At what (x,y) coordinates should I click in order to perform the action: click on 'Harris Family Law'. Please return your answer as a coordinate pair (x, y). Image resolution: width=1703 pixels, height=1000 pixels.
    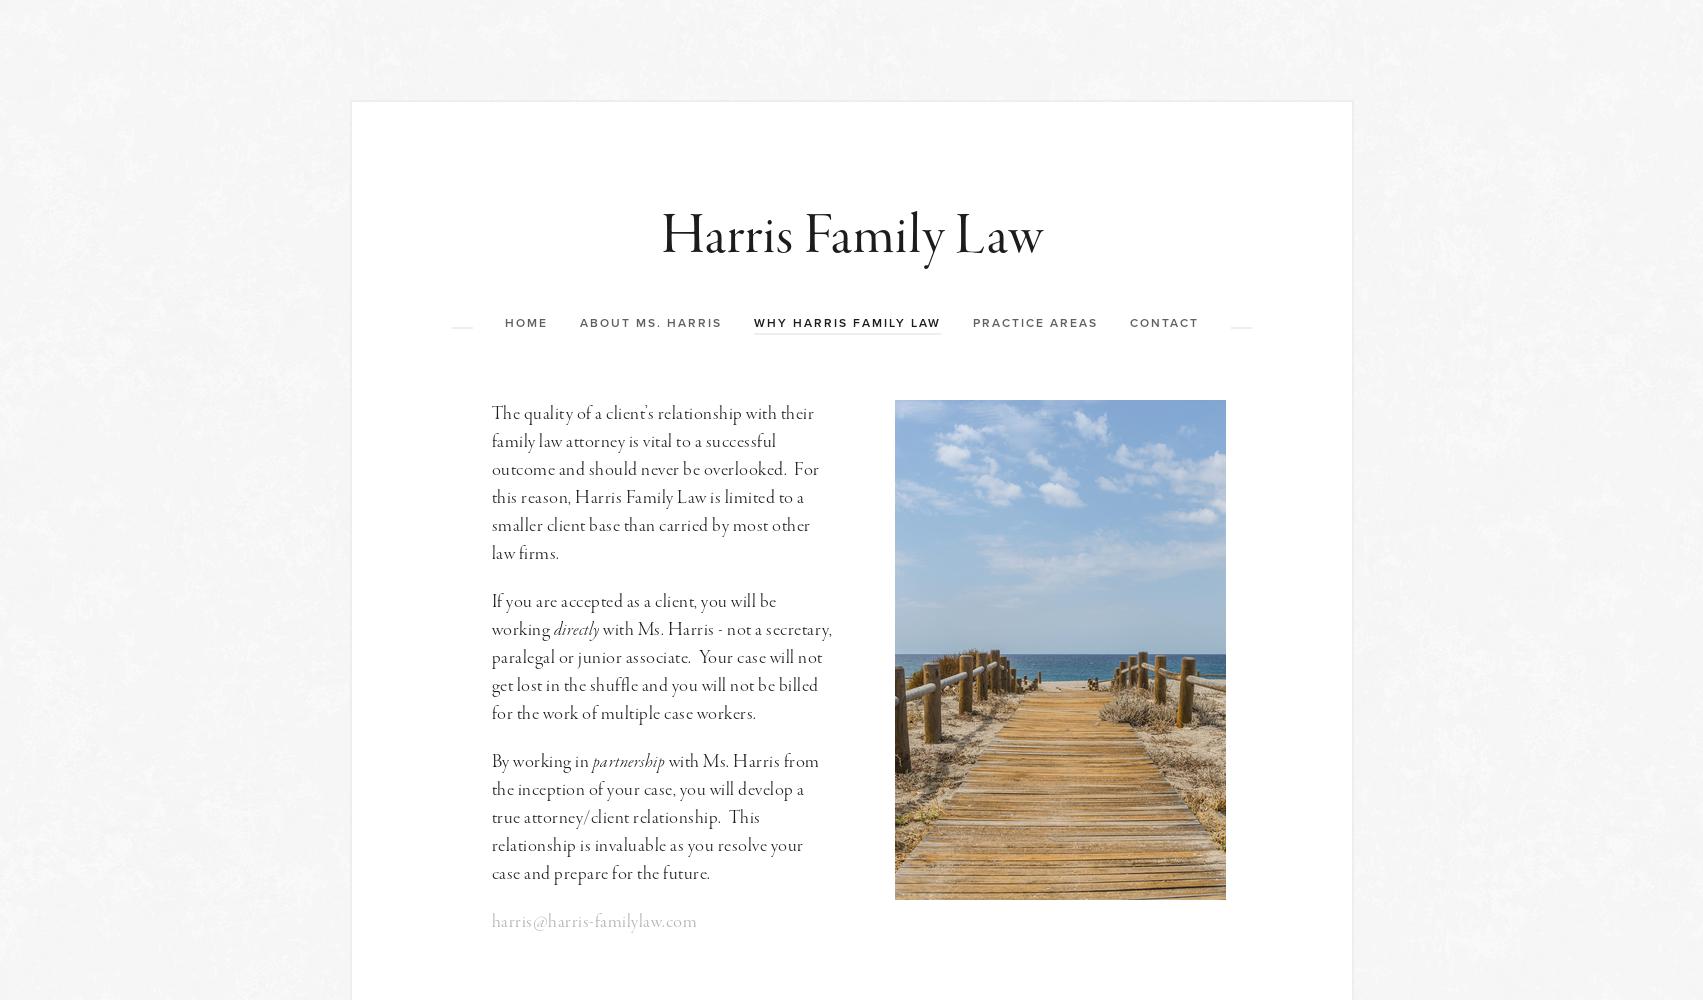
    Looking at the image, I should click on (852, 236).